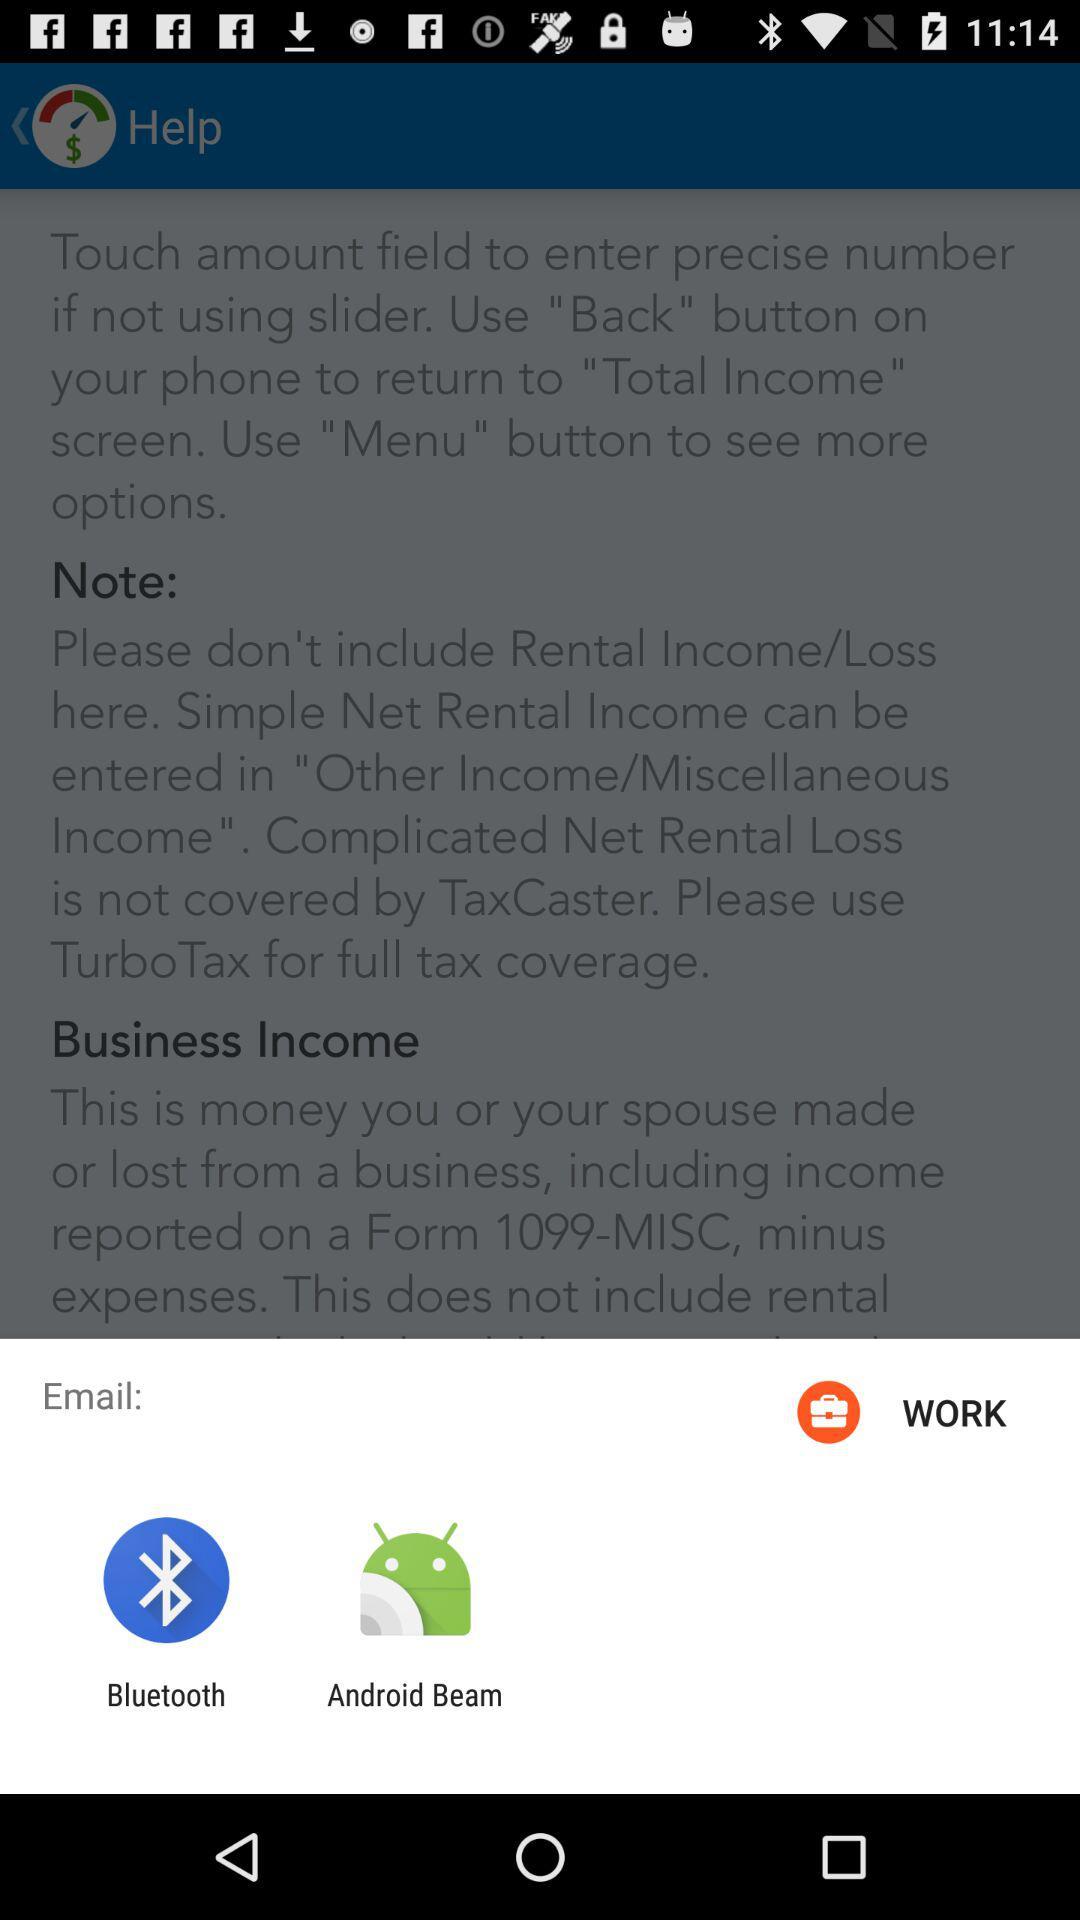 The width and height of the screenshot is (1080, 1920). Describe the element at coordinates (414, 1711) in the screenshot. I see `app next to the bluetooth` at that location.